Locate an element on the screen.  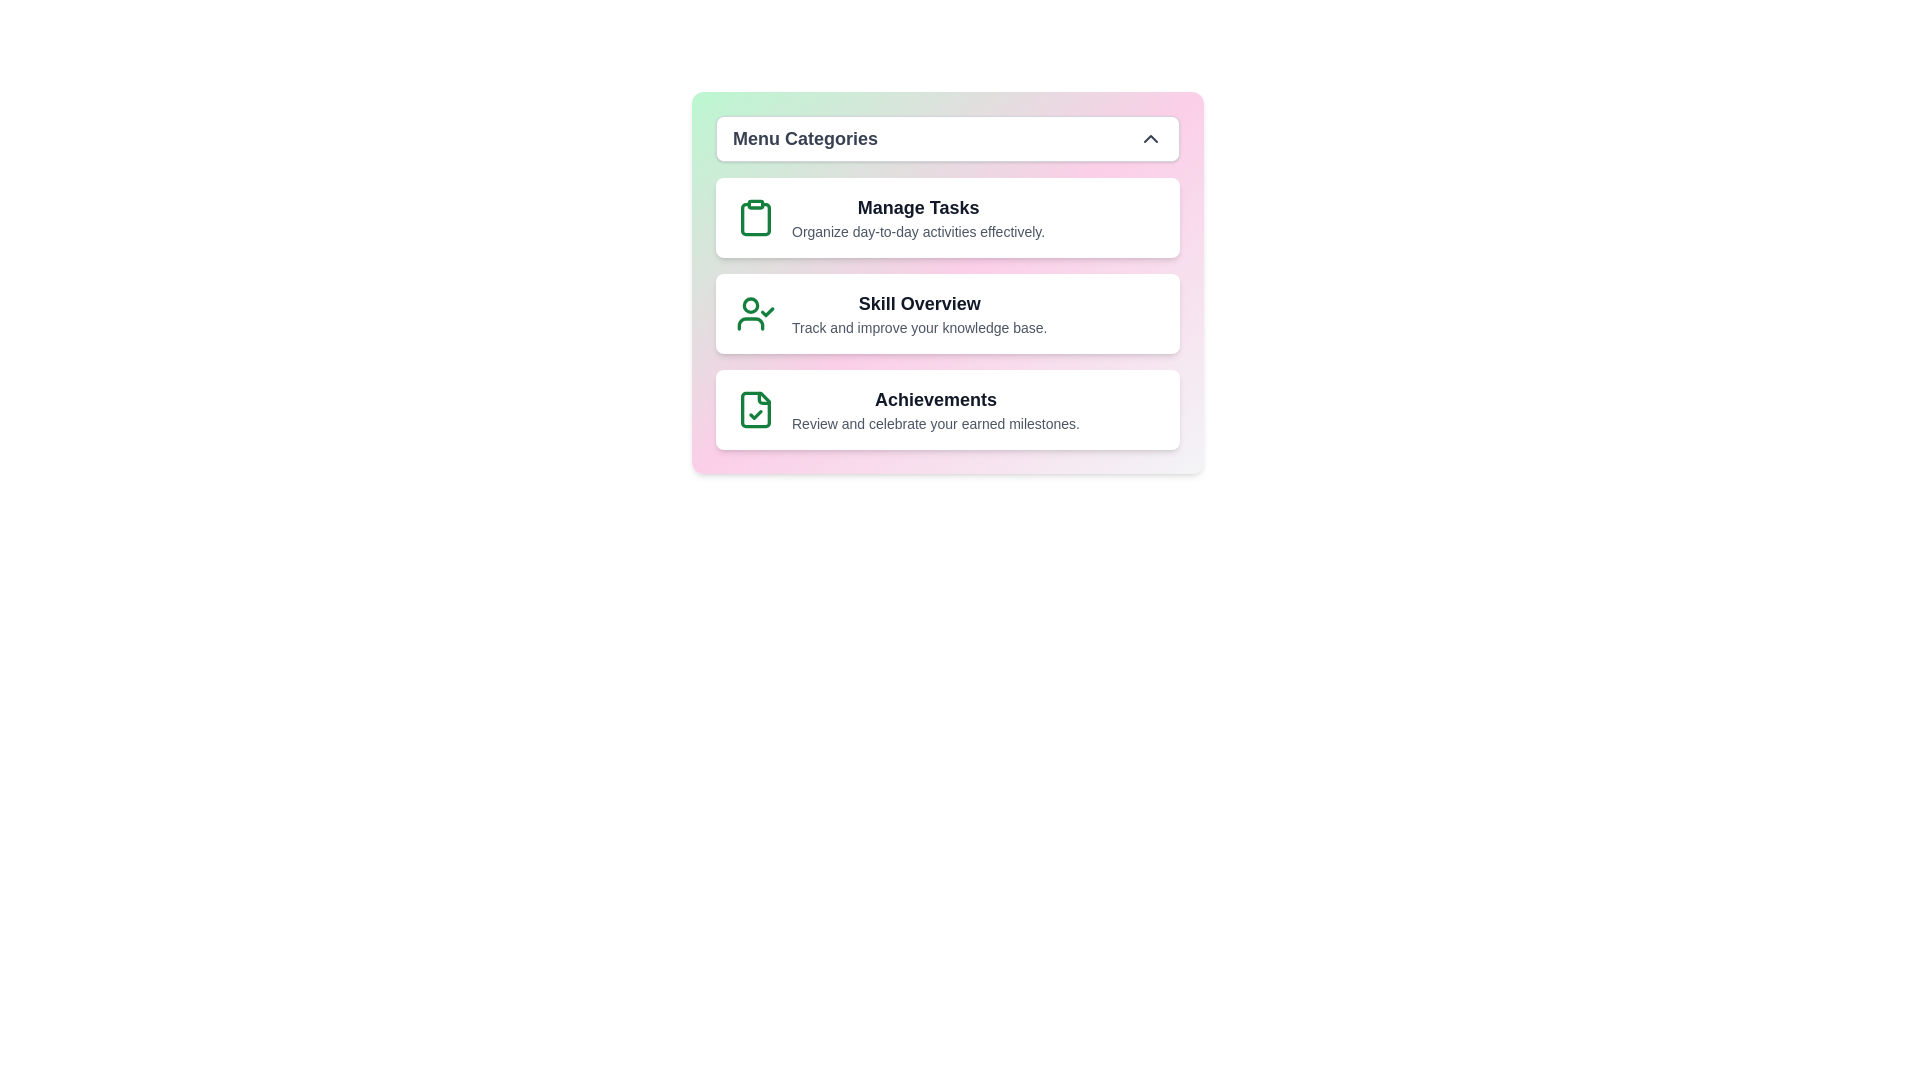
the category card corresponding to Manage Tasks is located at coordinates (947, 218).